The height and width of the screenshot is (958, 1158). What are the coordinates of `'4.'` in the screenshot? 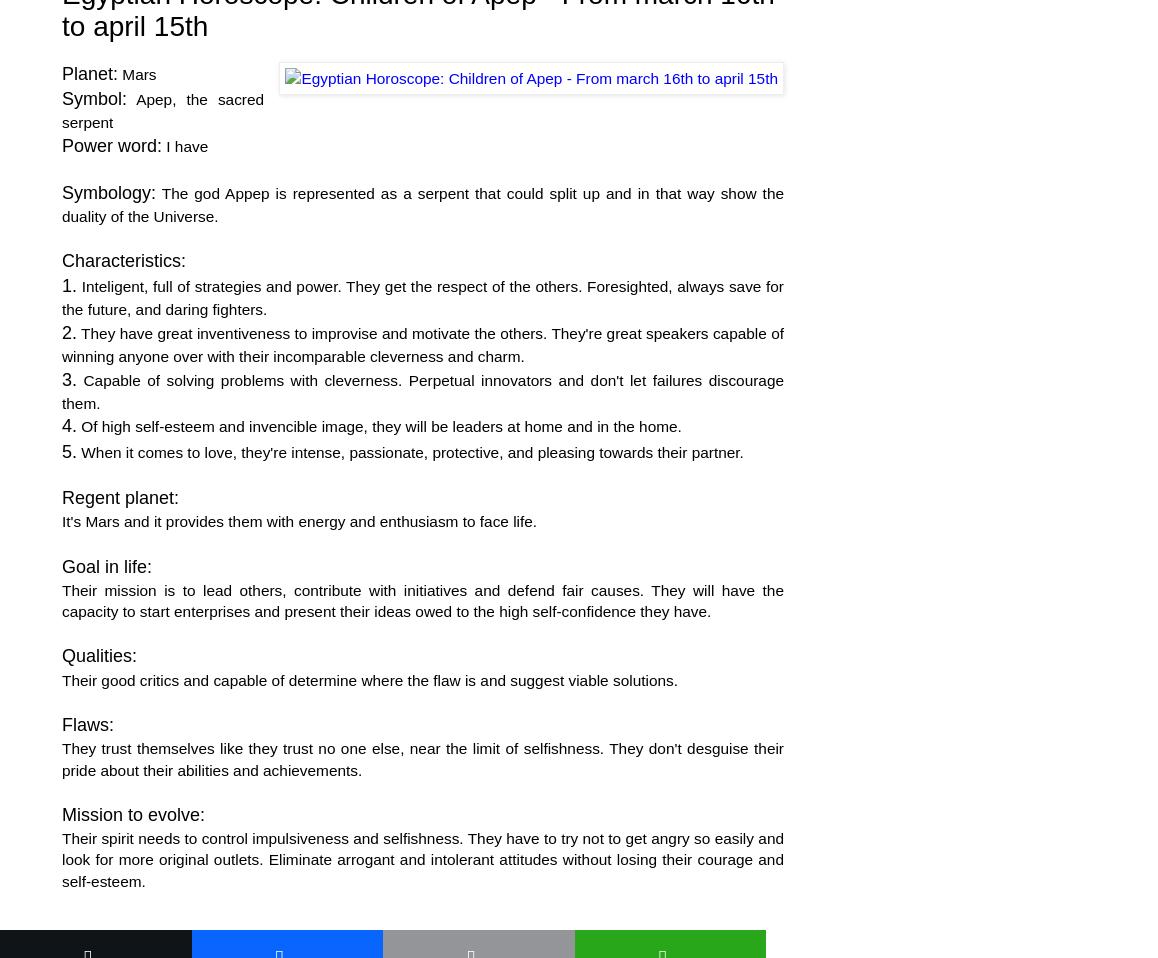 It's located at (69, 426).